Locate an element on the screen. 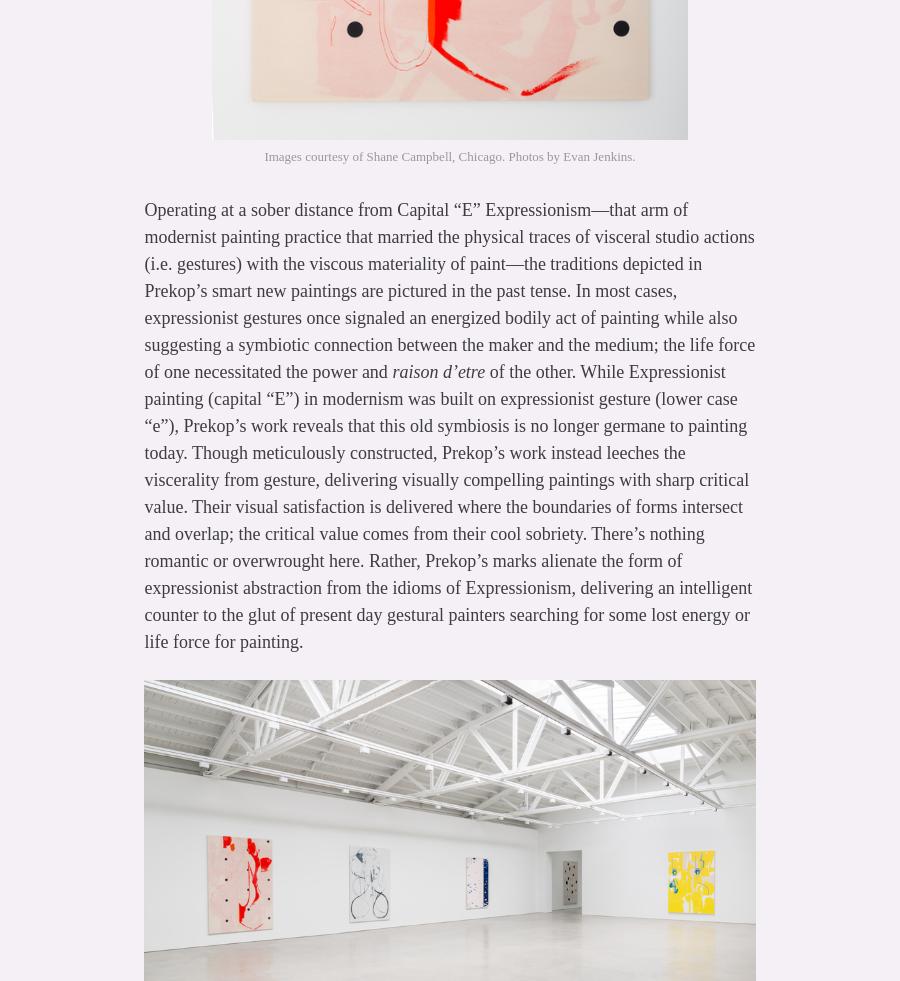  'October,' is located at coordinates (470, 872).